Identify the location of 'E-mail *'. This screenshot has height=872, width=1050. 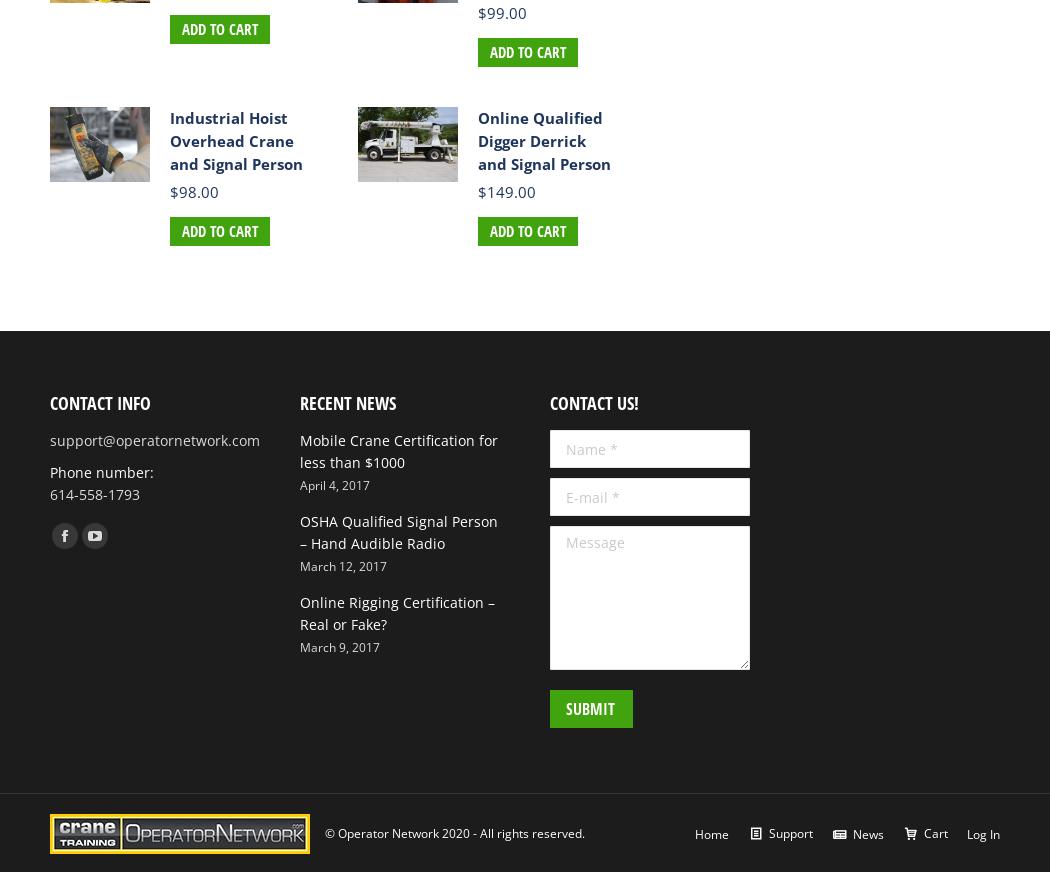
(549, 487).